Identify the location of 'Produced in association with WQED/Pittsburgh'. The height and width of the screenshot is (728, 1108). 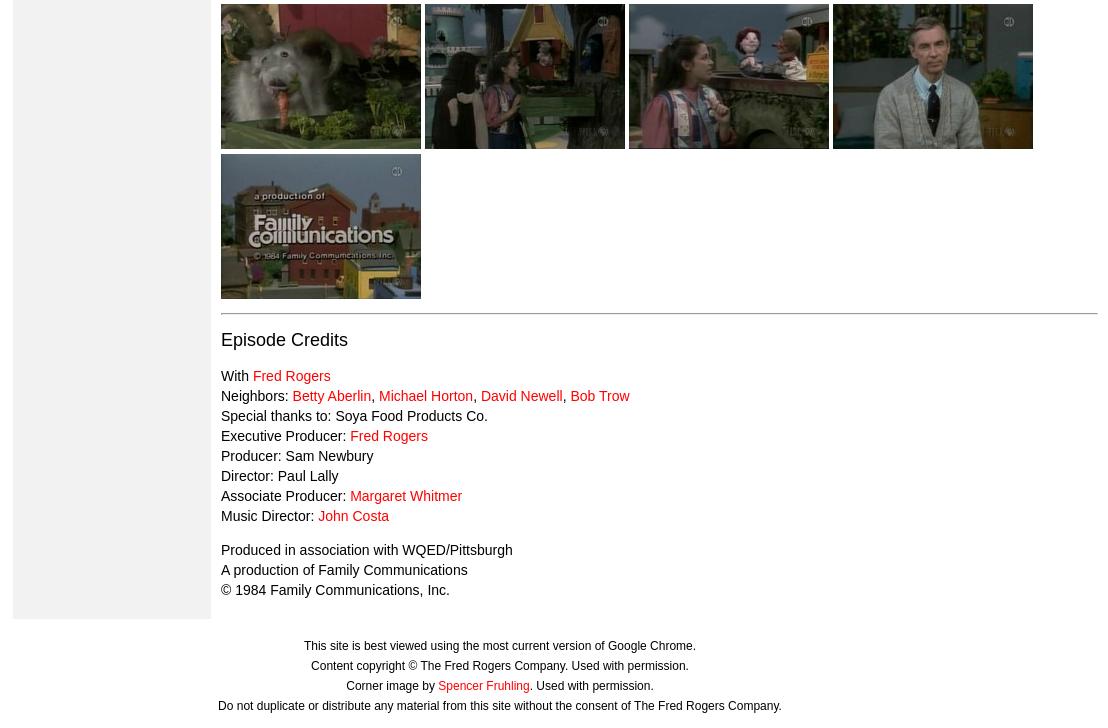
(365, 548).